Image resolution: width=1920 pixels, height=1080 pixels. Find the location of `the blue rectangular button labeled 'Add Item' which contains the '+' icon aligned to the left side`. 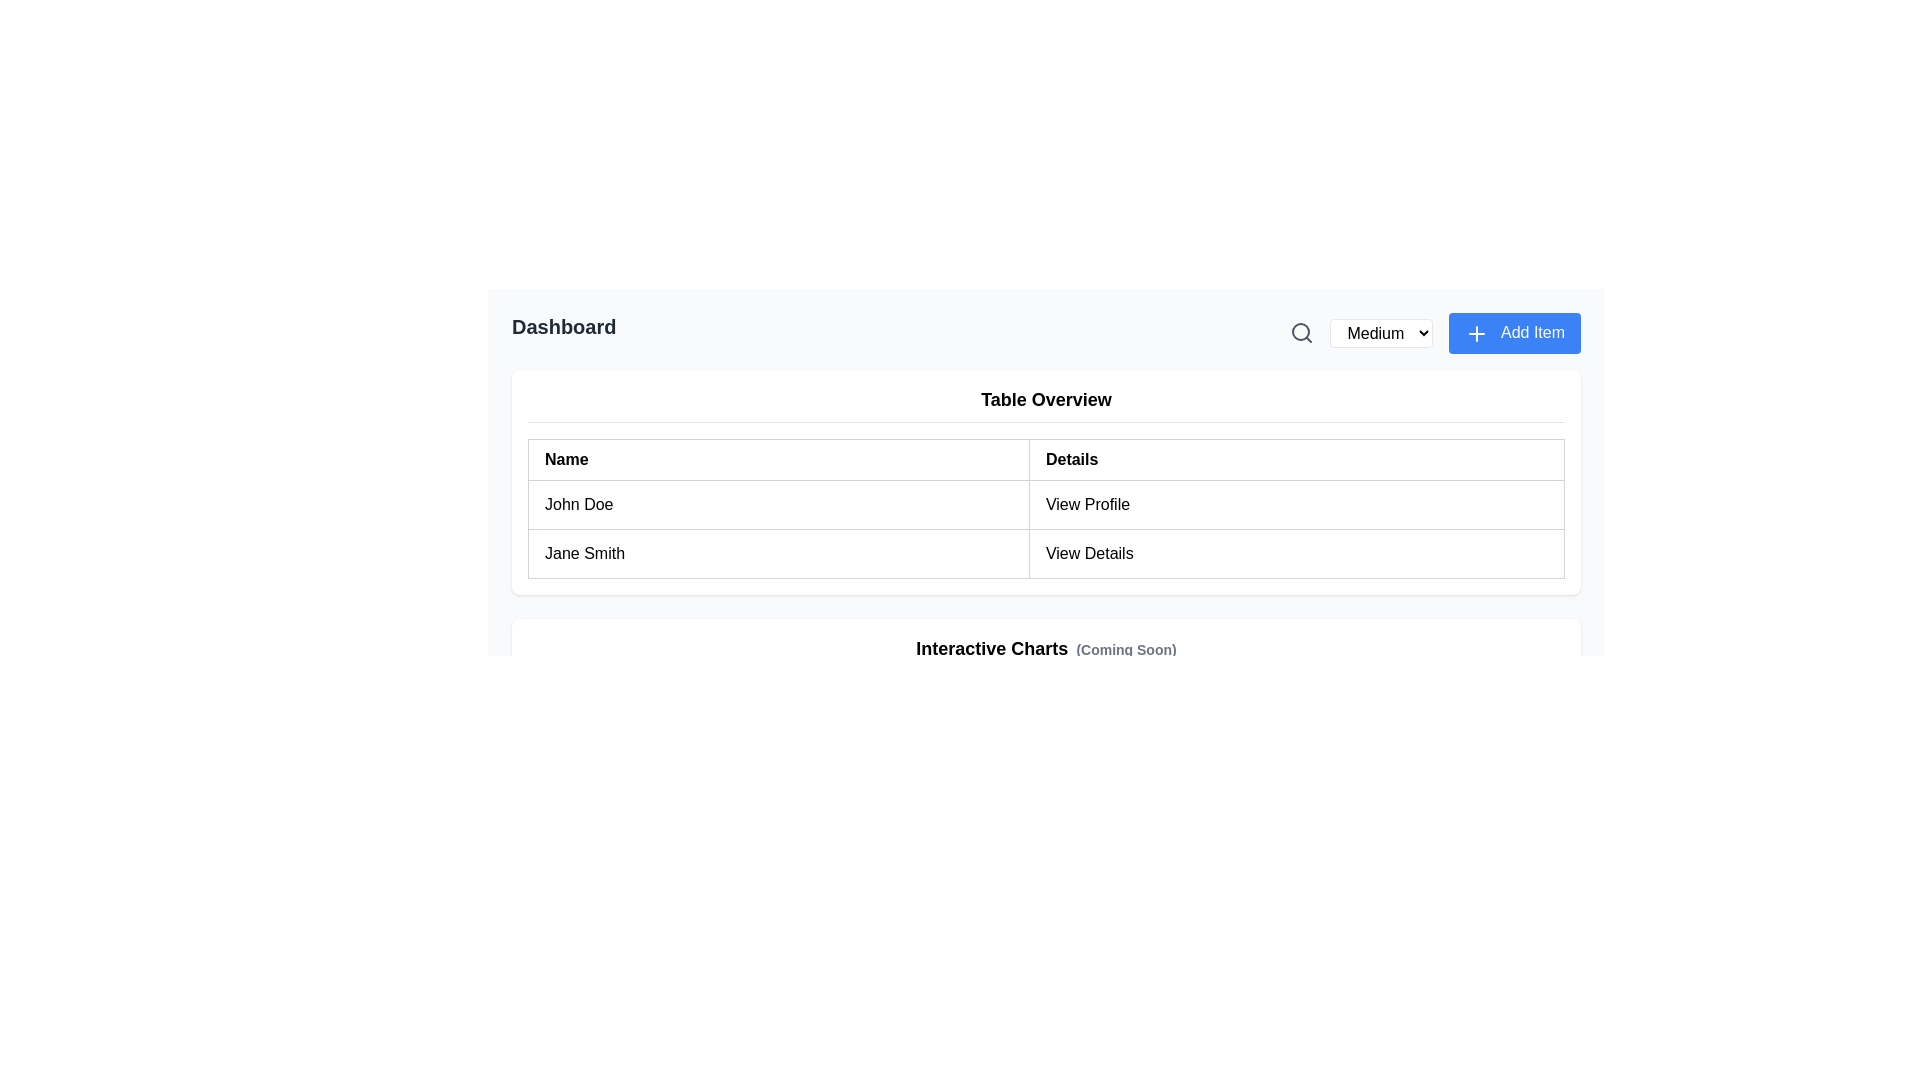

the blue rectangular button labeled 'Add Item' which contains the '+' icon aligned to the left side is located at coordinates (1477, 332).